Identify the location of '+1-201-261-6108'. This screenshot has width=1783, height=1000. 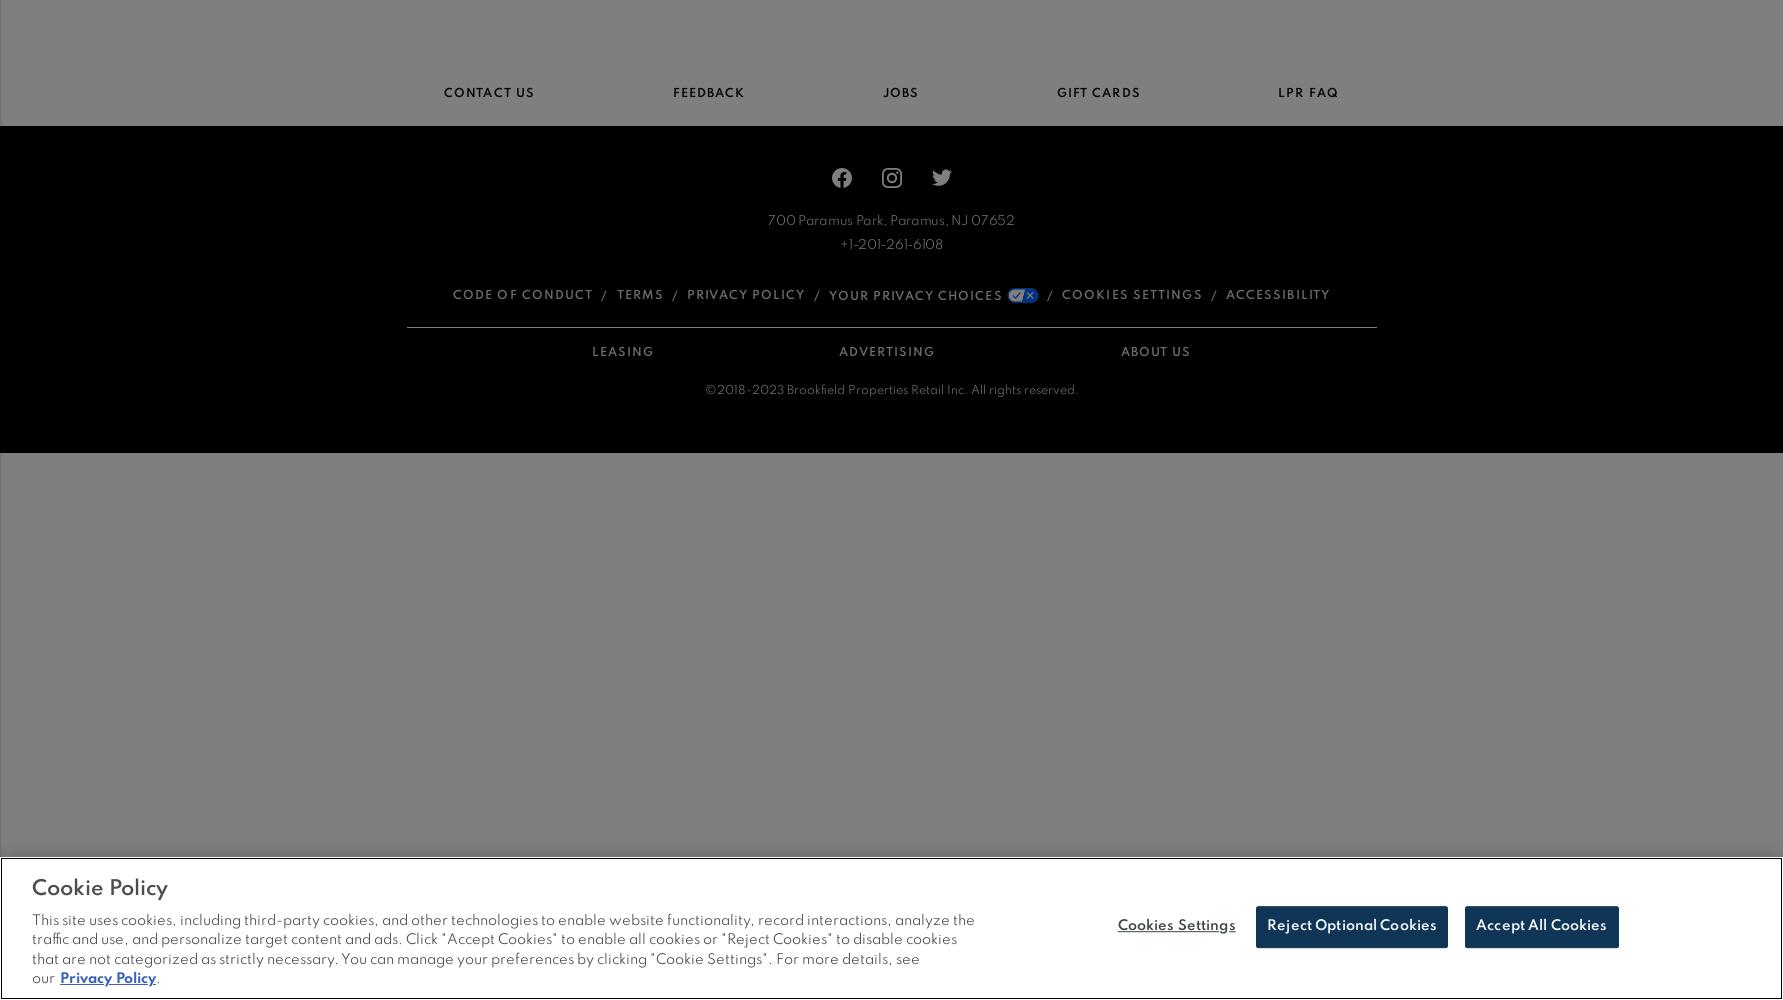
(839, 243).